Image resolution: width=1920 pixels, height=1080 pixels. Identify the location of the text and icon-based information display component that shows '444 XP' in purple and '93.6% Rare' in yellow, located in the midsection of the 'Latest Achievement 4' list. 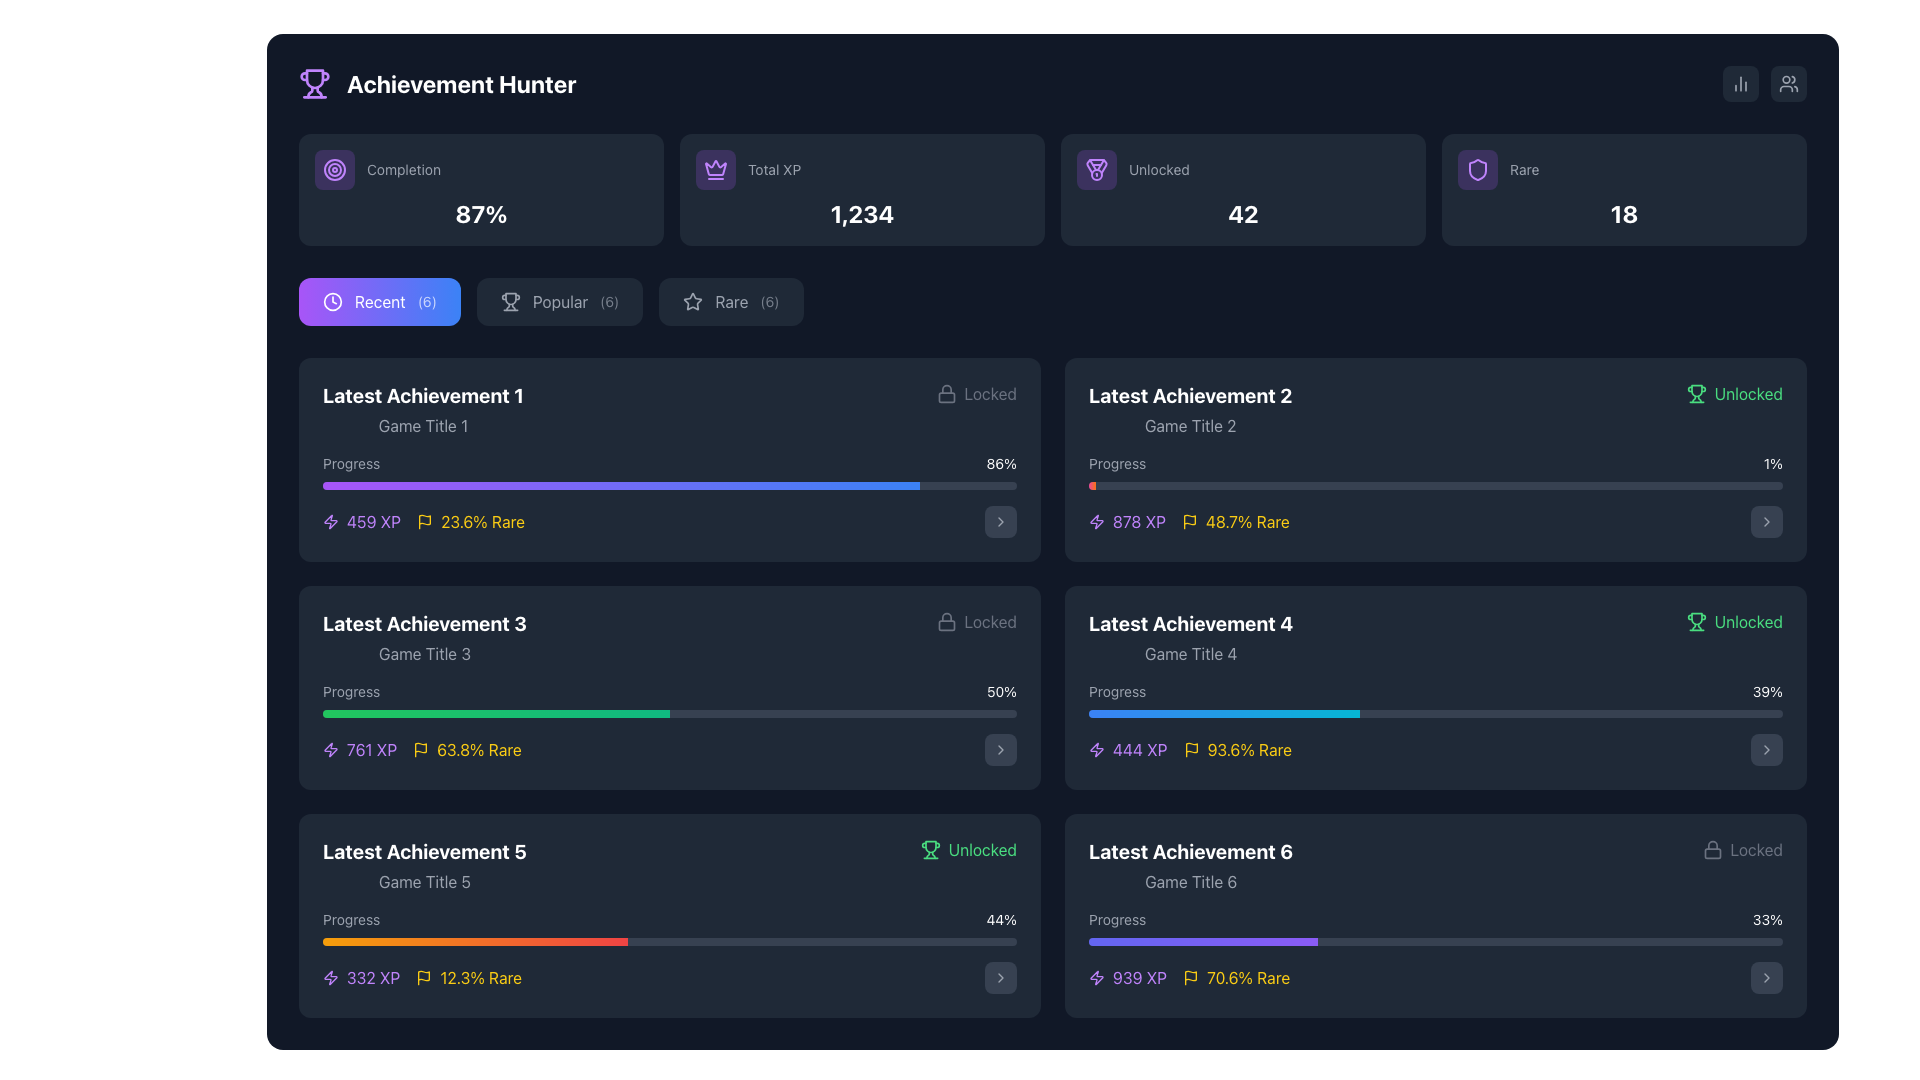
(1190, 749).